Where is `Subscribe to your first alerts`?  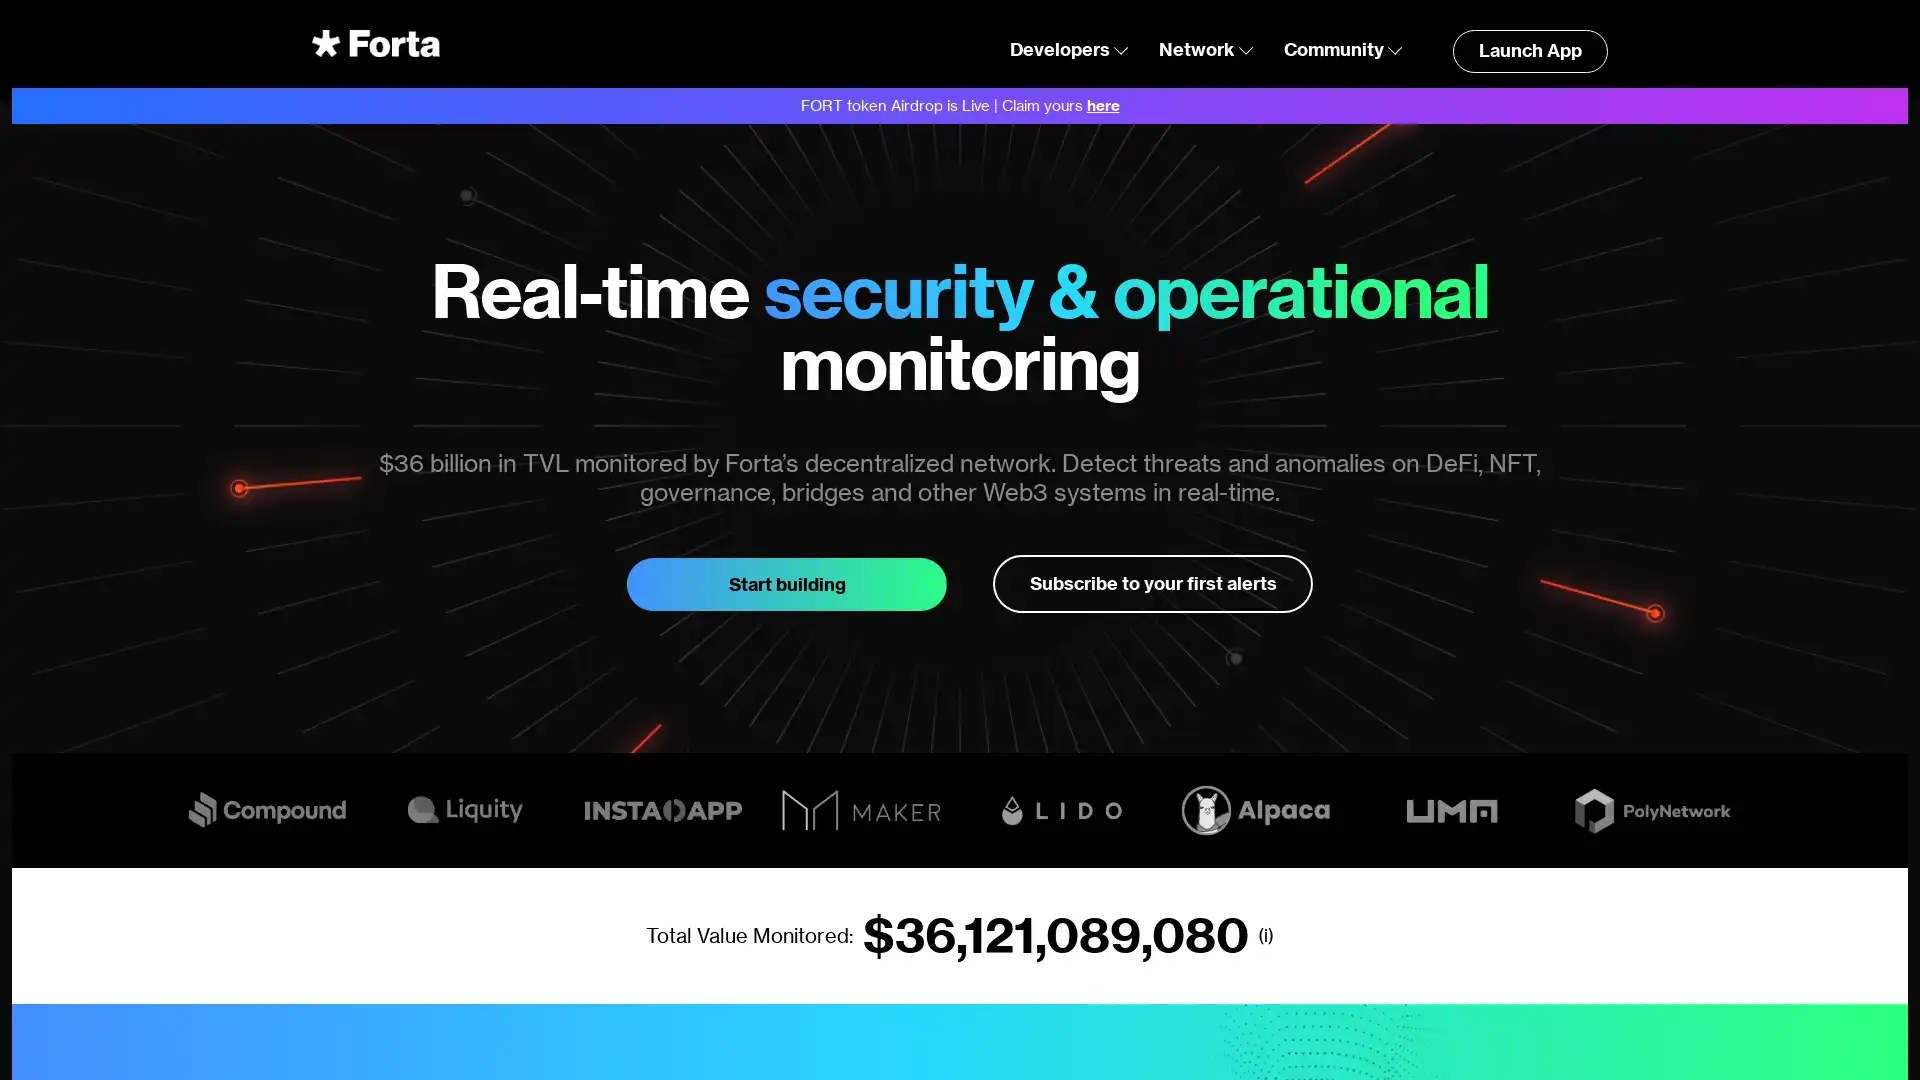 Subscribe to your first alerts is located at coordinates (1152, 583).